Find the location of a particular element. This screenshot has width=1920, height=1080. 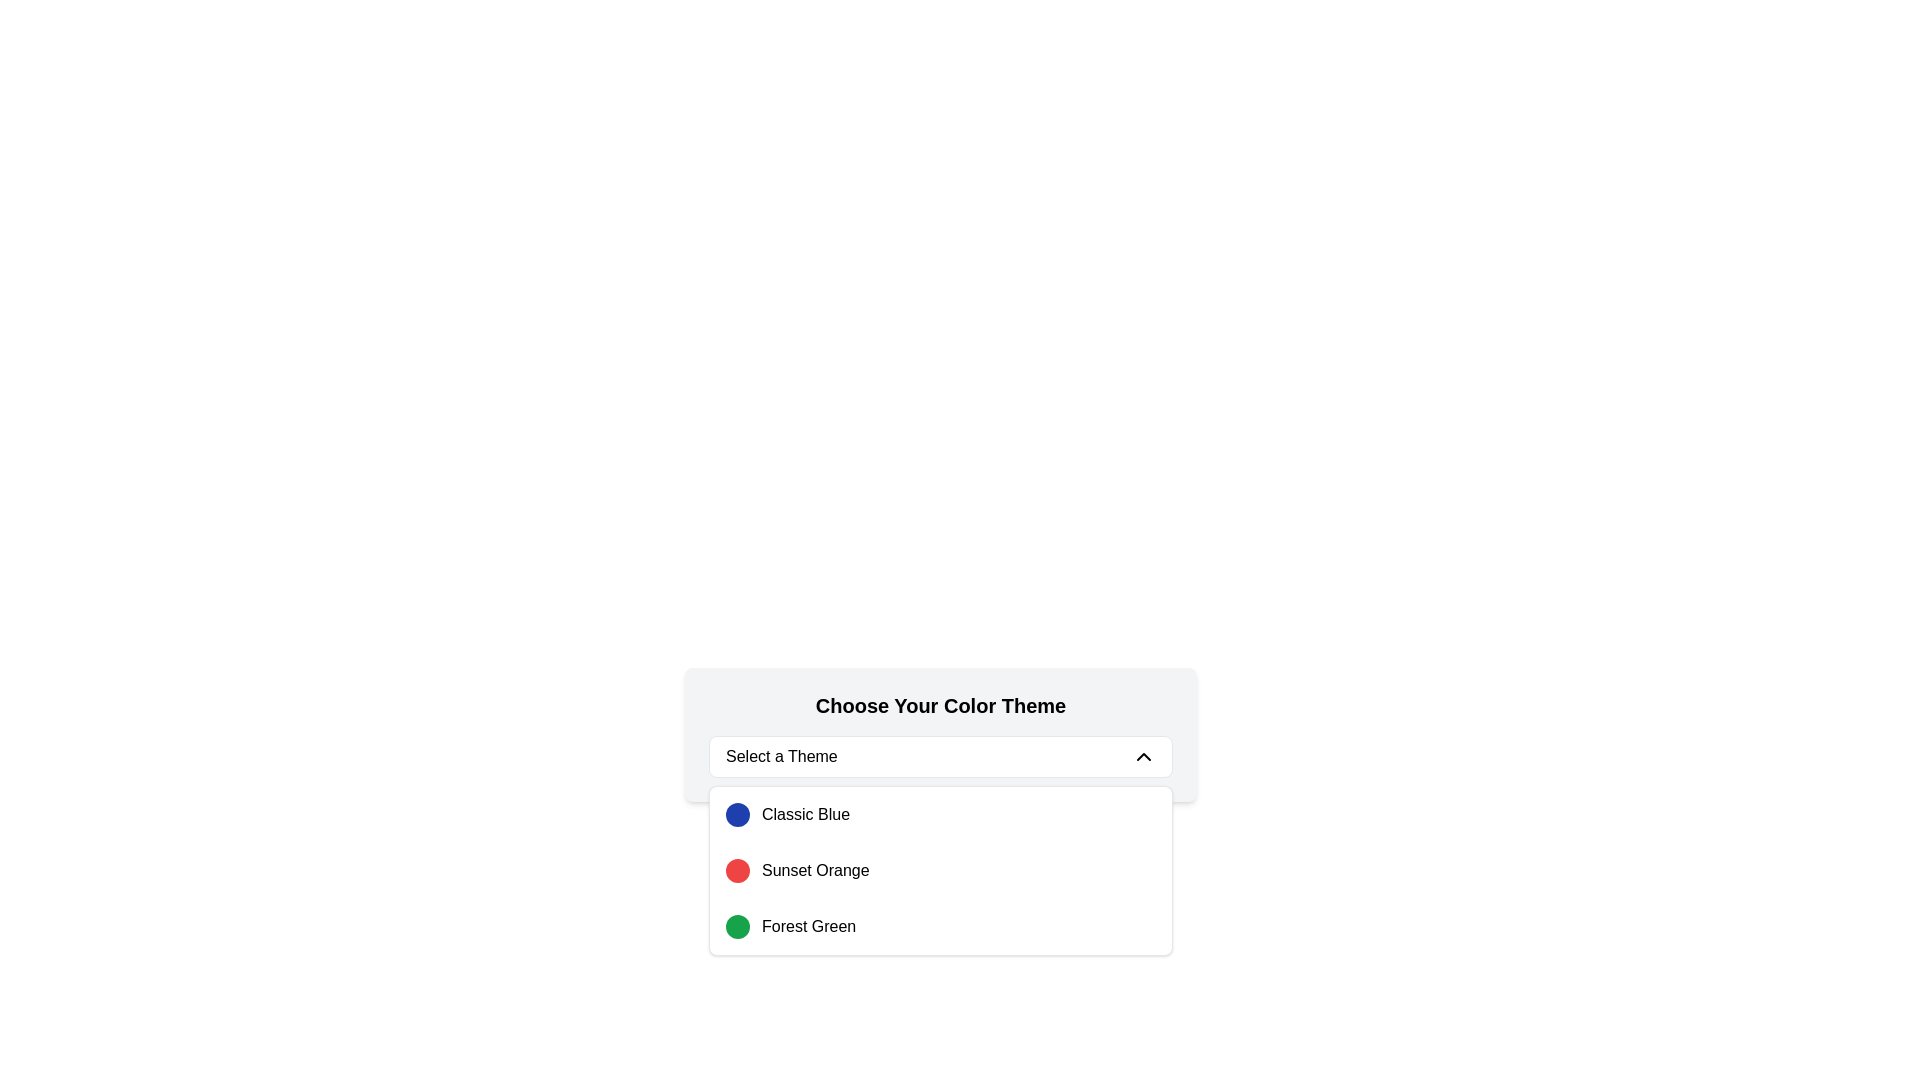

the circular green color selection indicator for 'Forest Green' is located at coordinates (737, 926).